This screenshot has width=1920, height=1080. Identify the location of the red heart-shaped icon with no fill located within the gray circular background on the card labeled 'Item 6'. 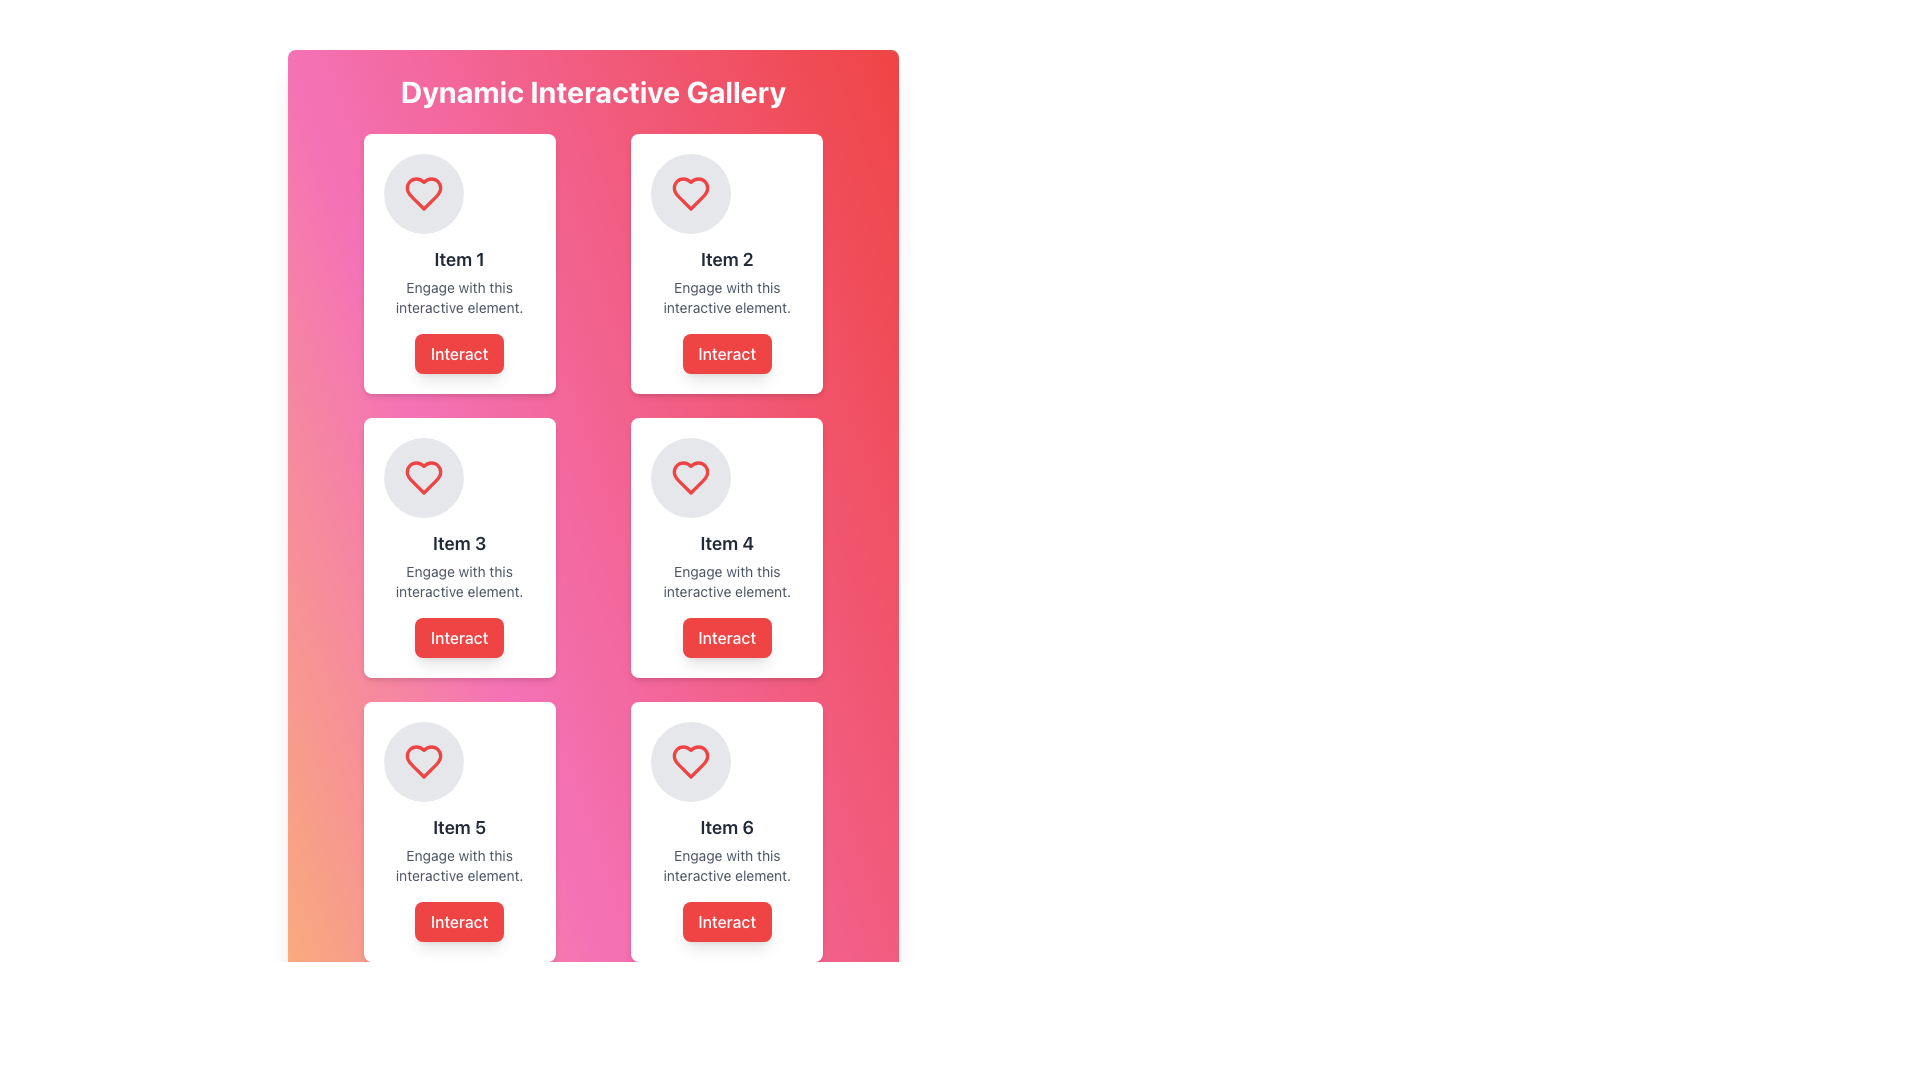
(422, 762).